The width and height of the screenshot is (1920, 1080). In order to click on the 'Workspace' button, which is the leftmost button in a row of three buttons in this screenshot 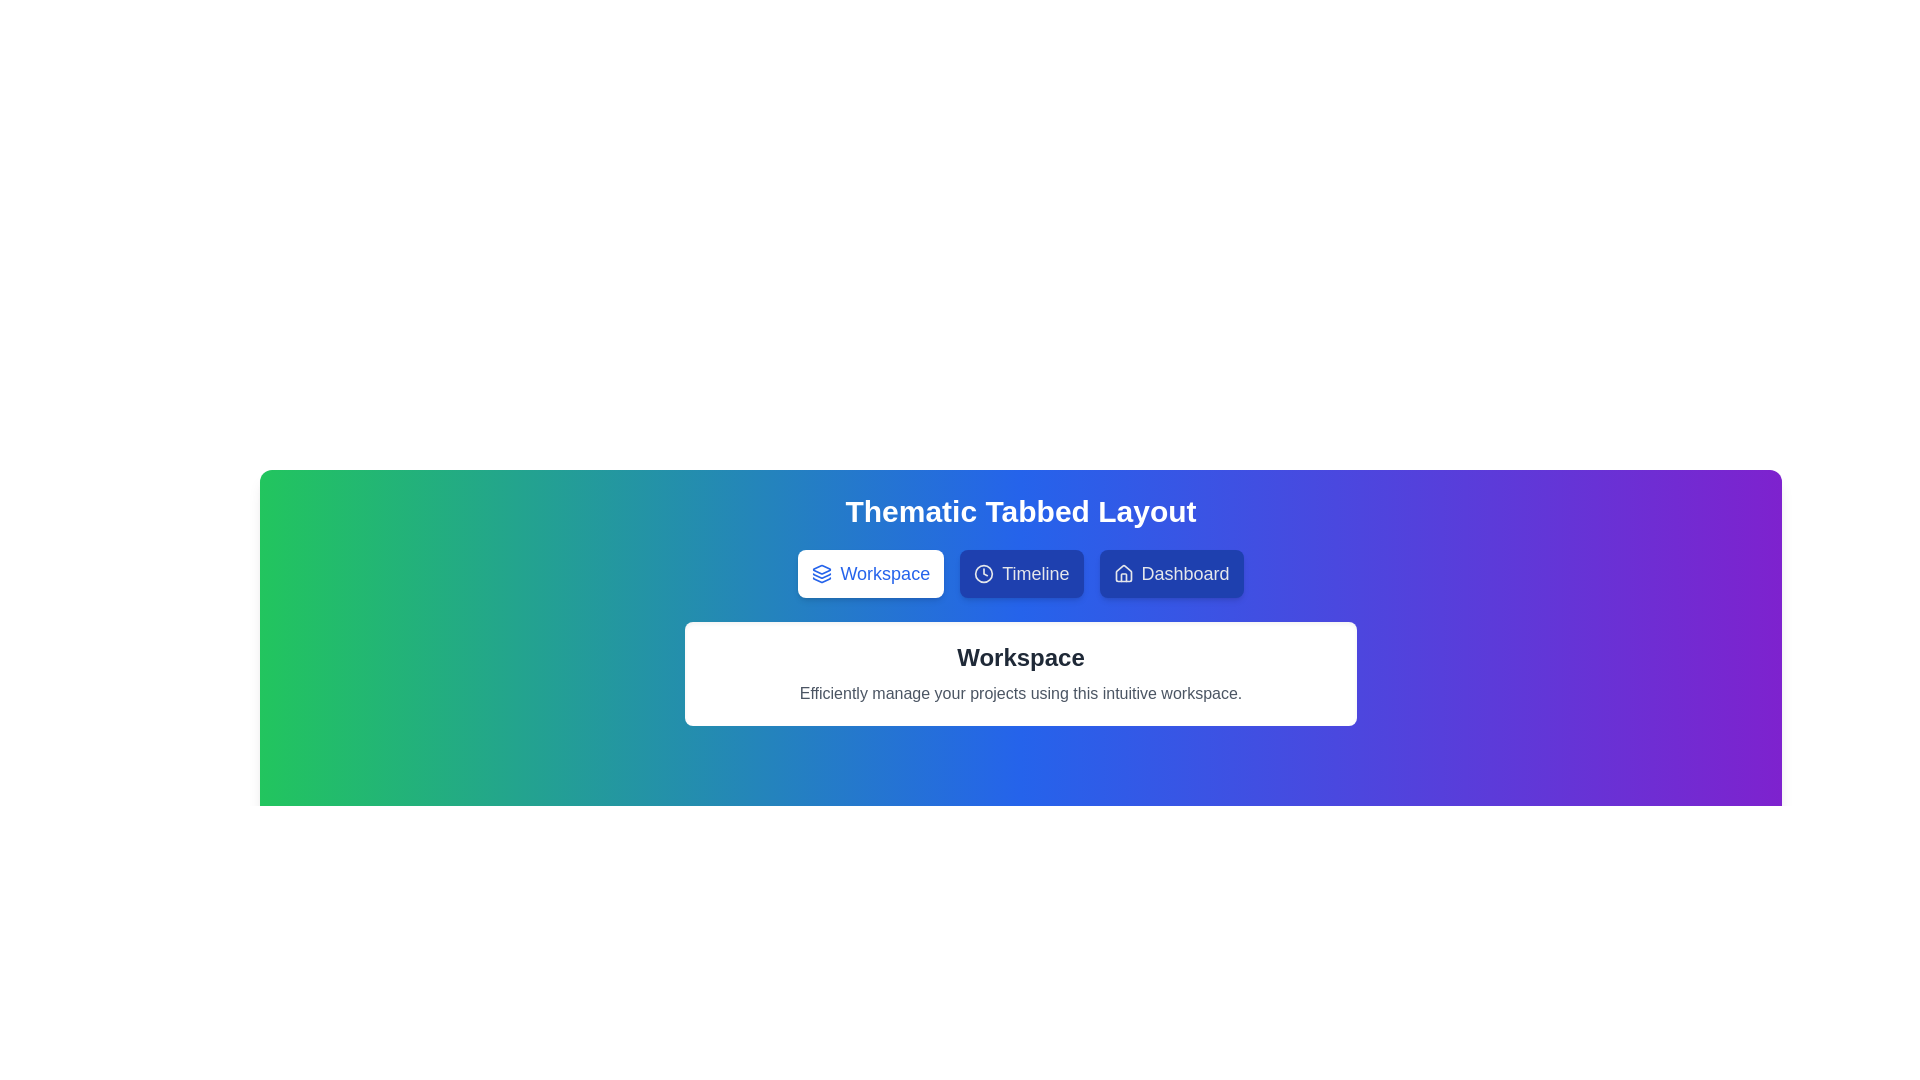, I will do `click(871, 574)`.